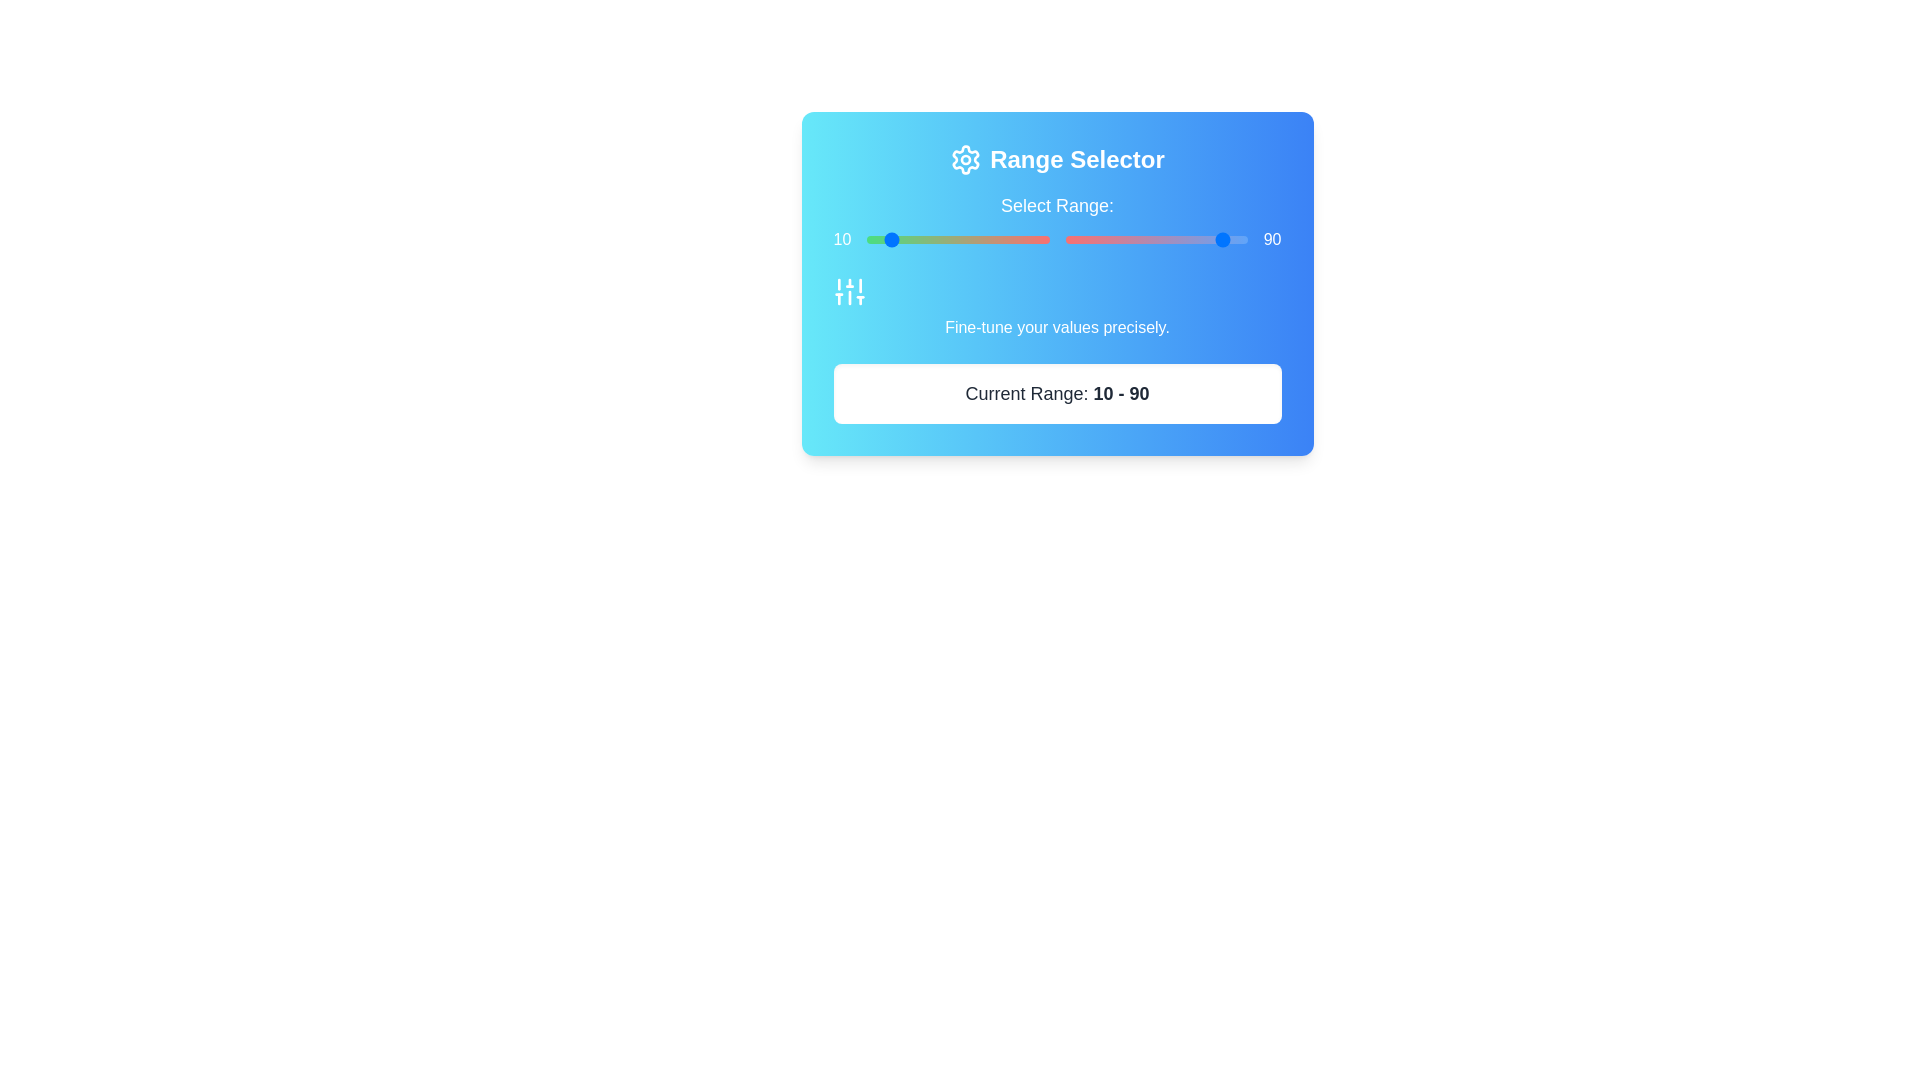 The height and width of the screenshot is (1080, 1920). Describe the element at coordinates (1034, 238) in the screenshot. I see `the left range slider to set the starting value to 92` at that location.